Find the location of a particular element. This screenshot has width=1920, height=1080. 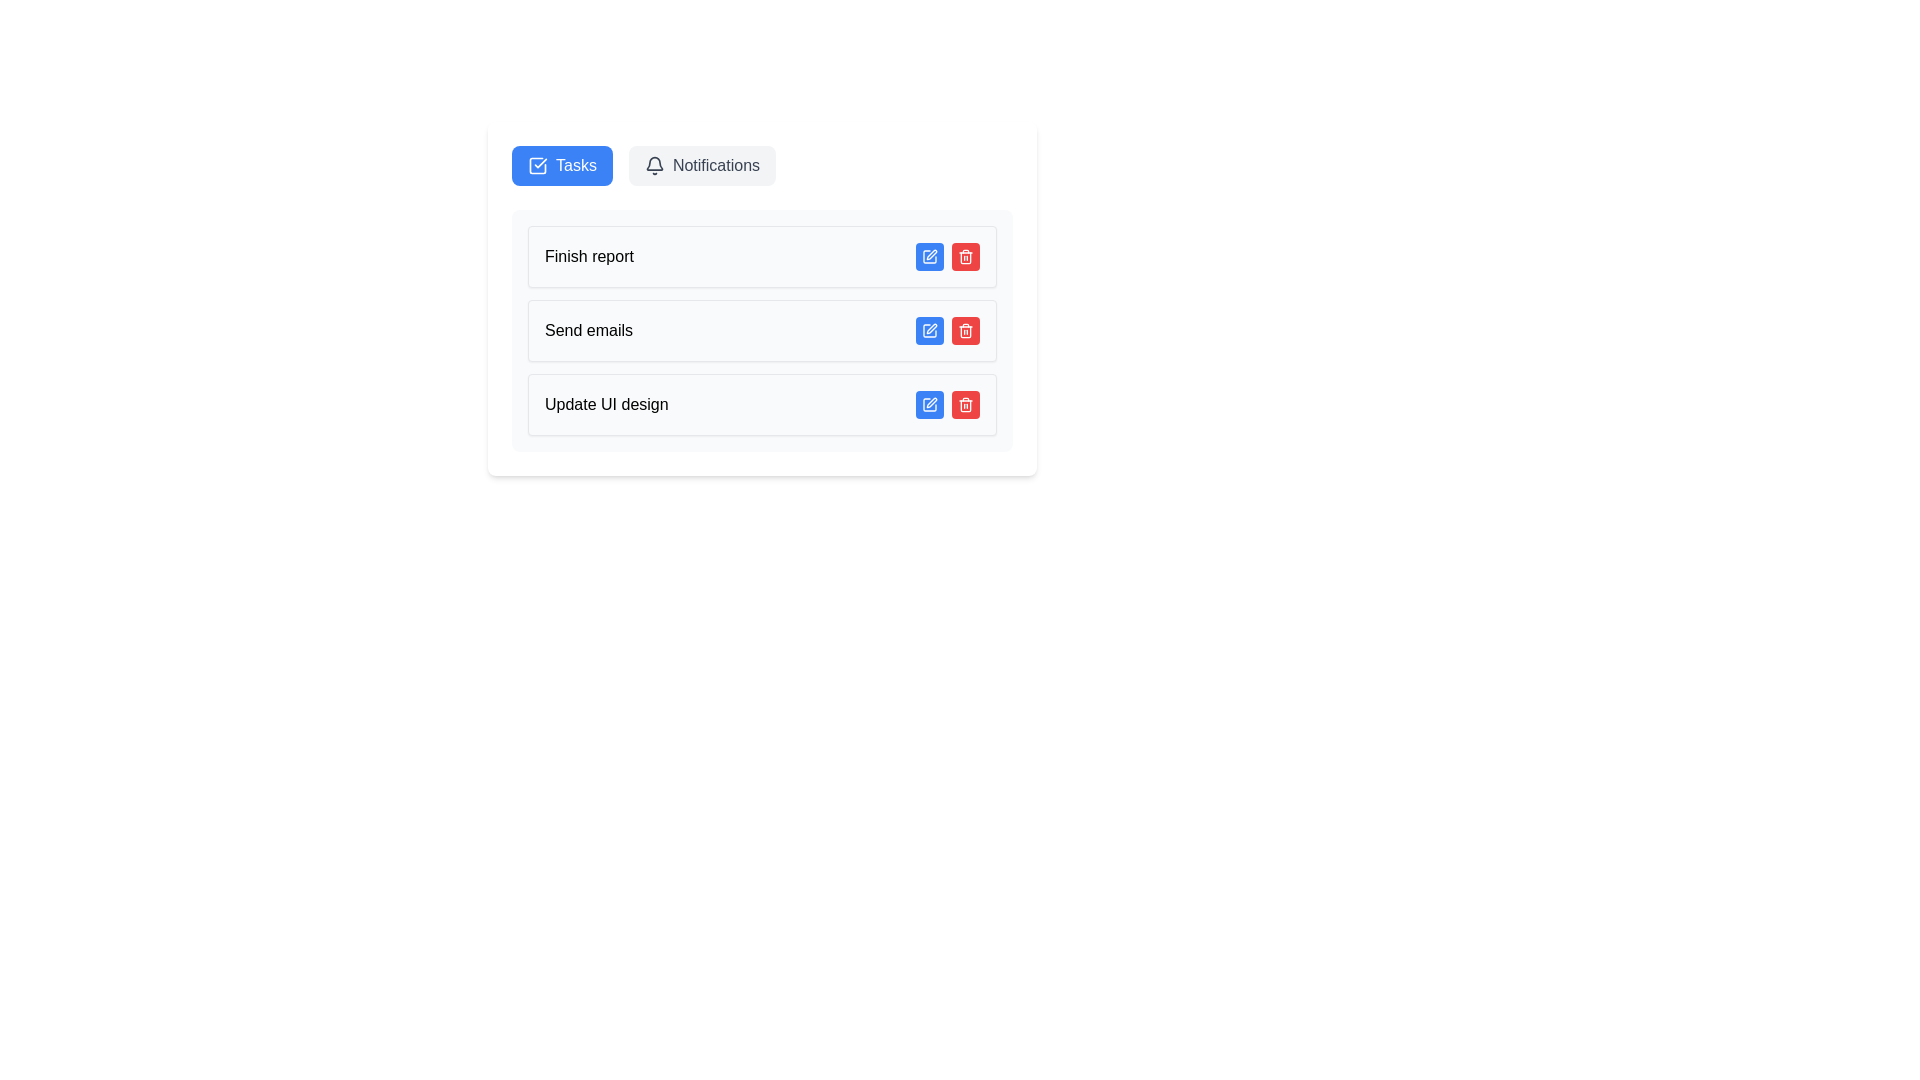

the third item is located at coordinates (761, 405).